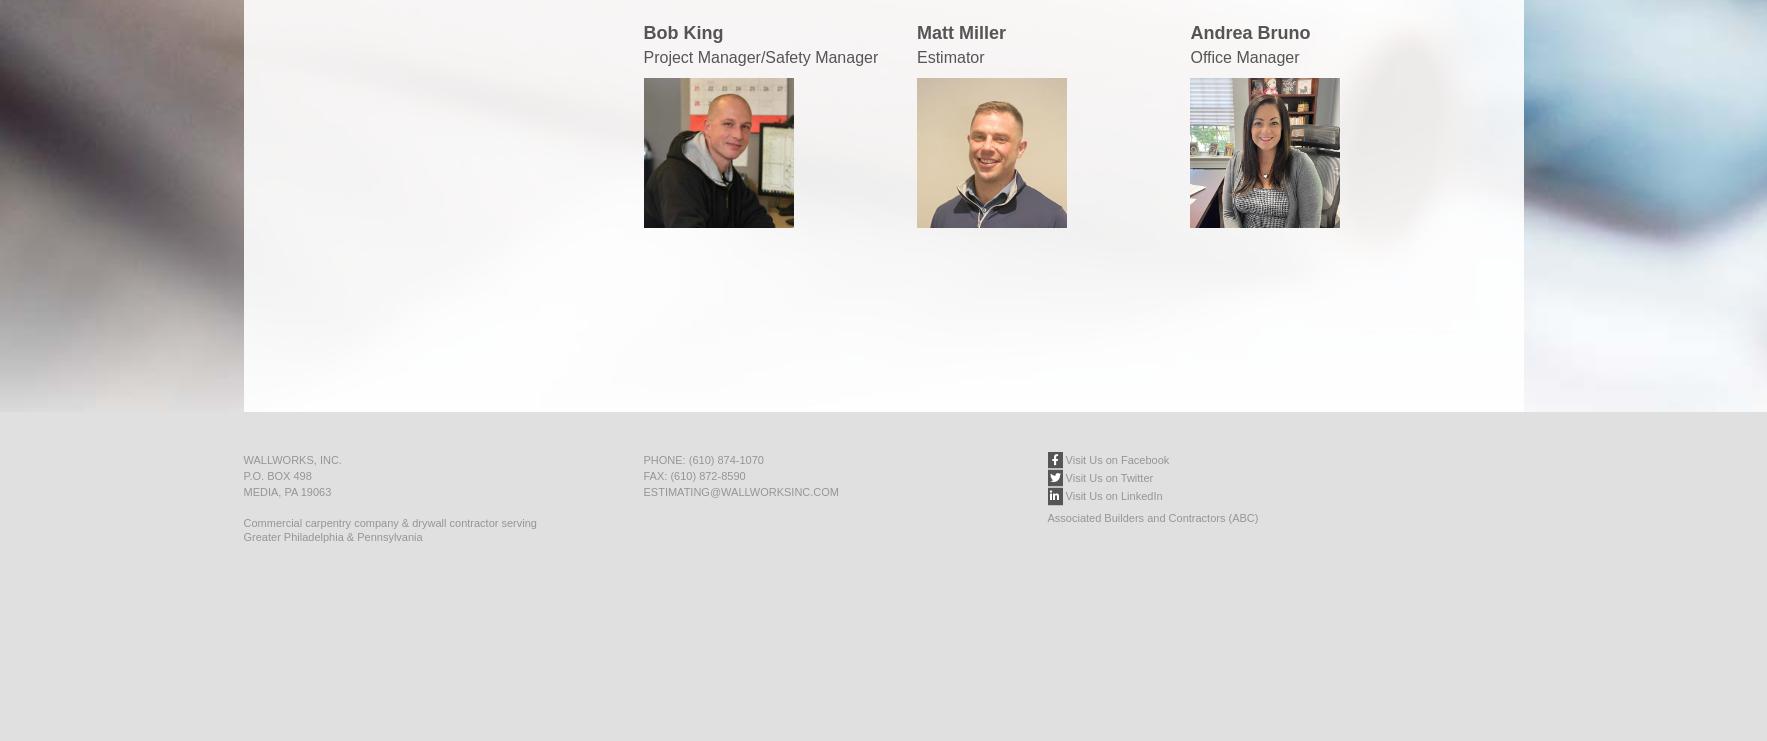 The width and height of the screenshot is (1767, 741). What do you see at coordinates (291, 459) in the screenshot?
I see `'WALLWORKS, INC.'` at bounding box center [291, 459].